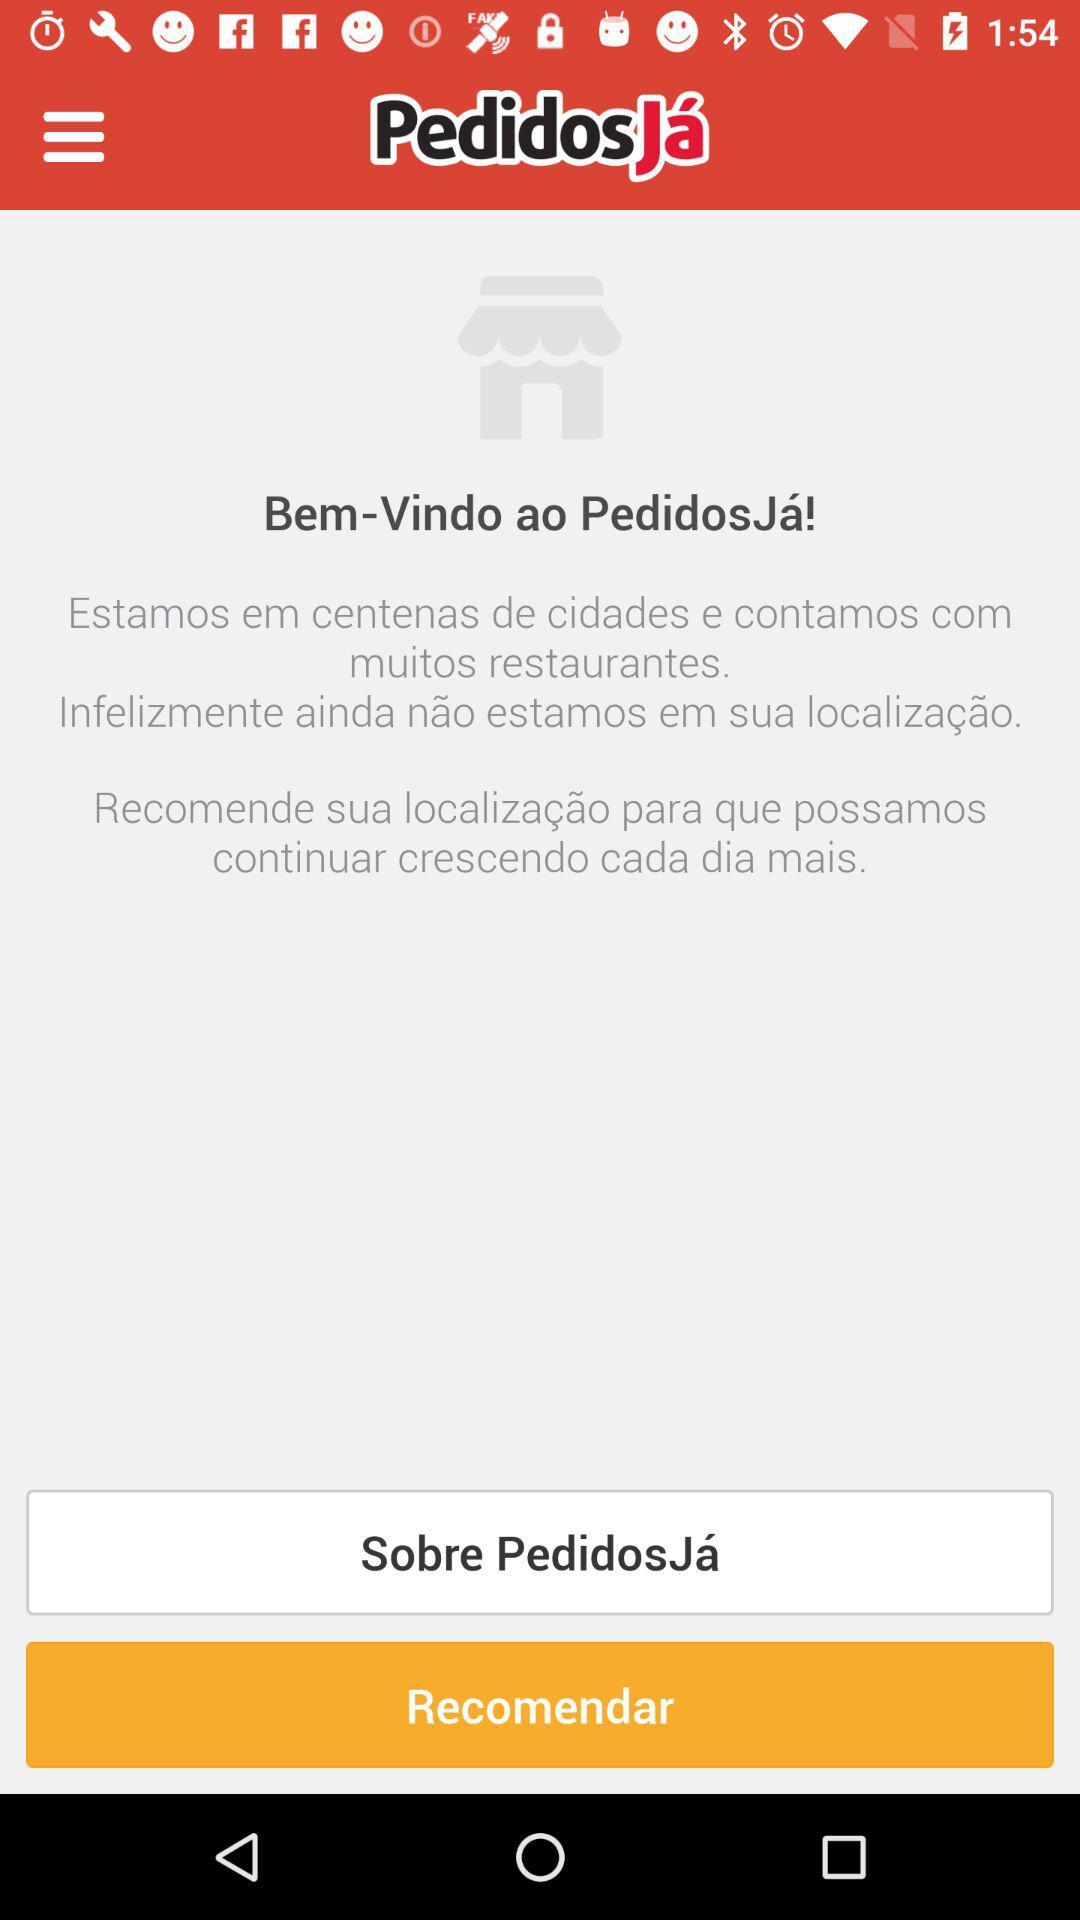 This screenshot has height=1920, width=1080. Describe the element at coordinates (72, 135) in the screenshot. I see `the item at the top left corner` at that location.